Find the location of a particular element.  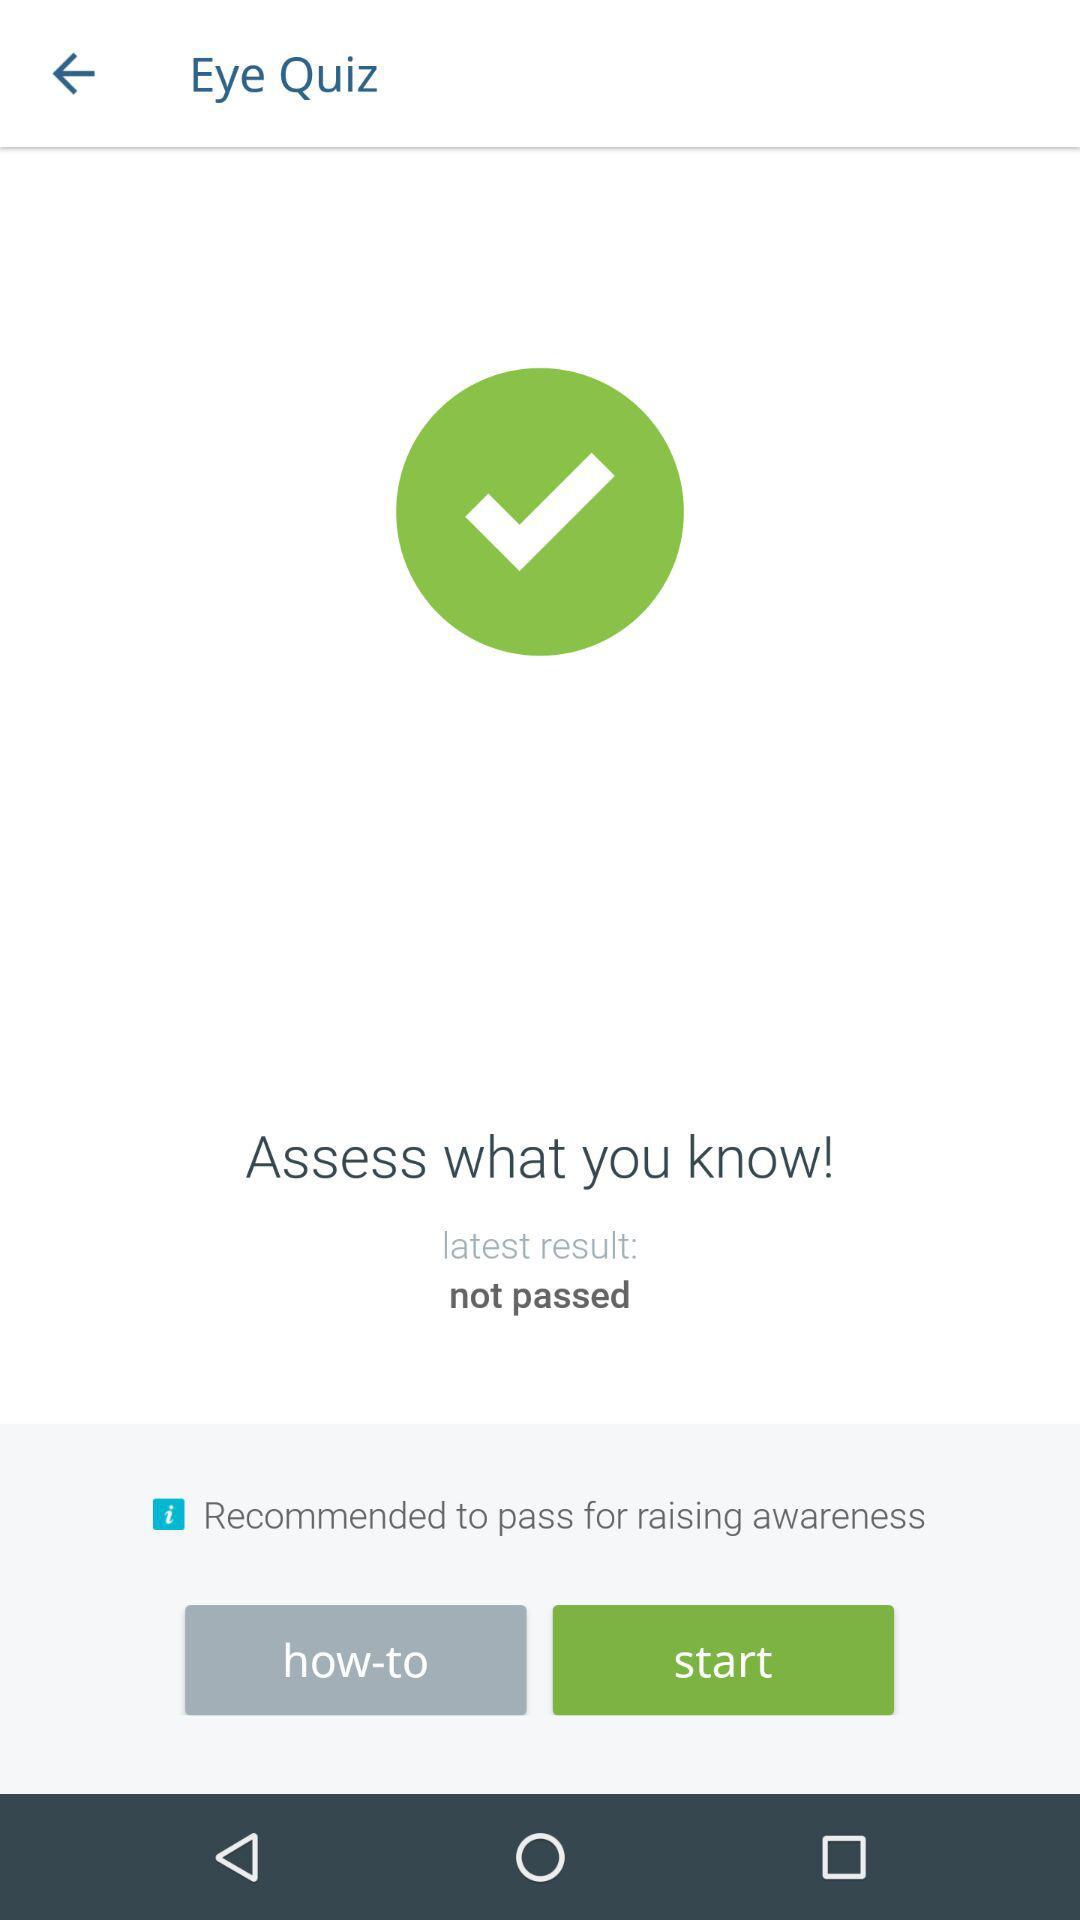

the icon to the left of the start item is located at coordinates (354, 1660).